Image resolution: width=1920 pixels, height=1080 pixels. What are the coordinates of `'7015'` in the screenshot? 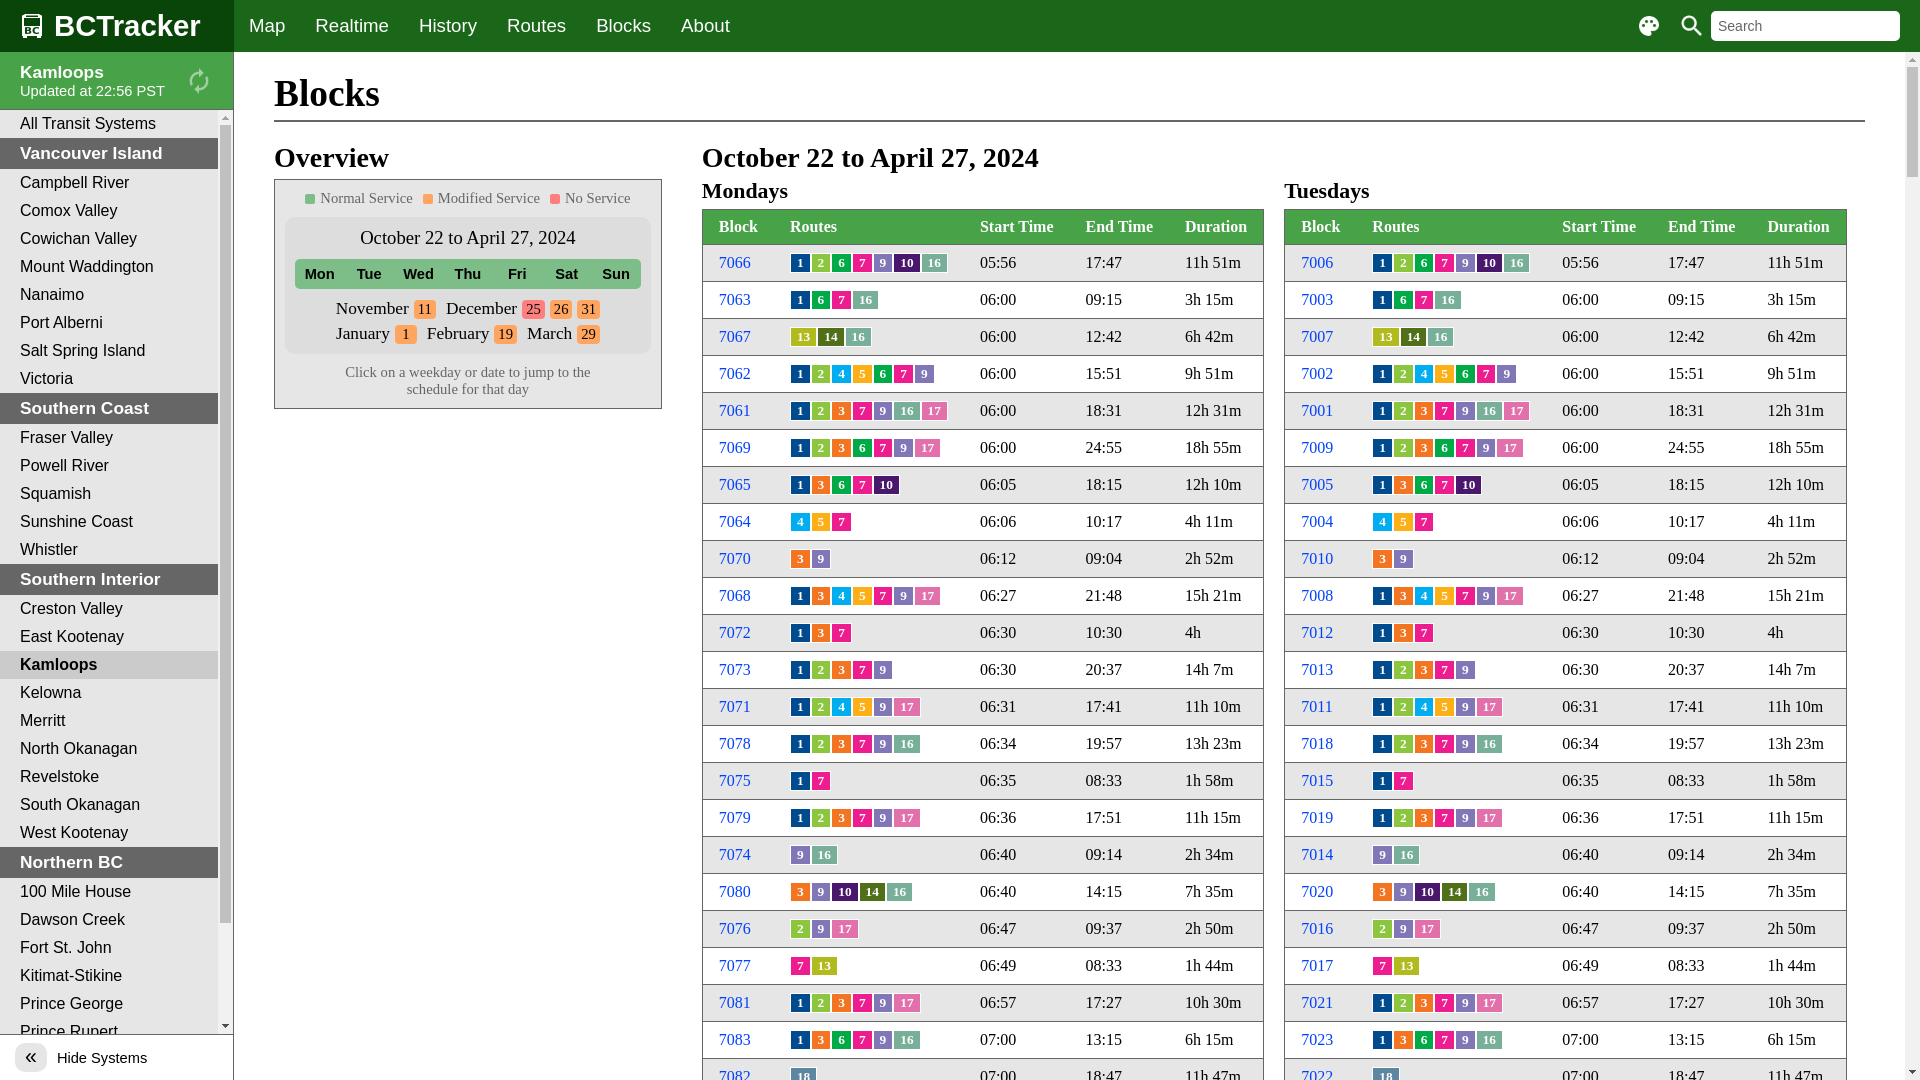 It's located at (1316, 779).